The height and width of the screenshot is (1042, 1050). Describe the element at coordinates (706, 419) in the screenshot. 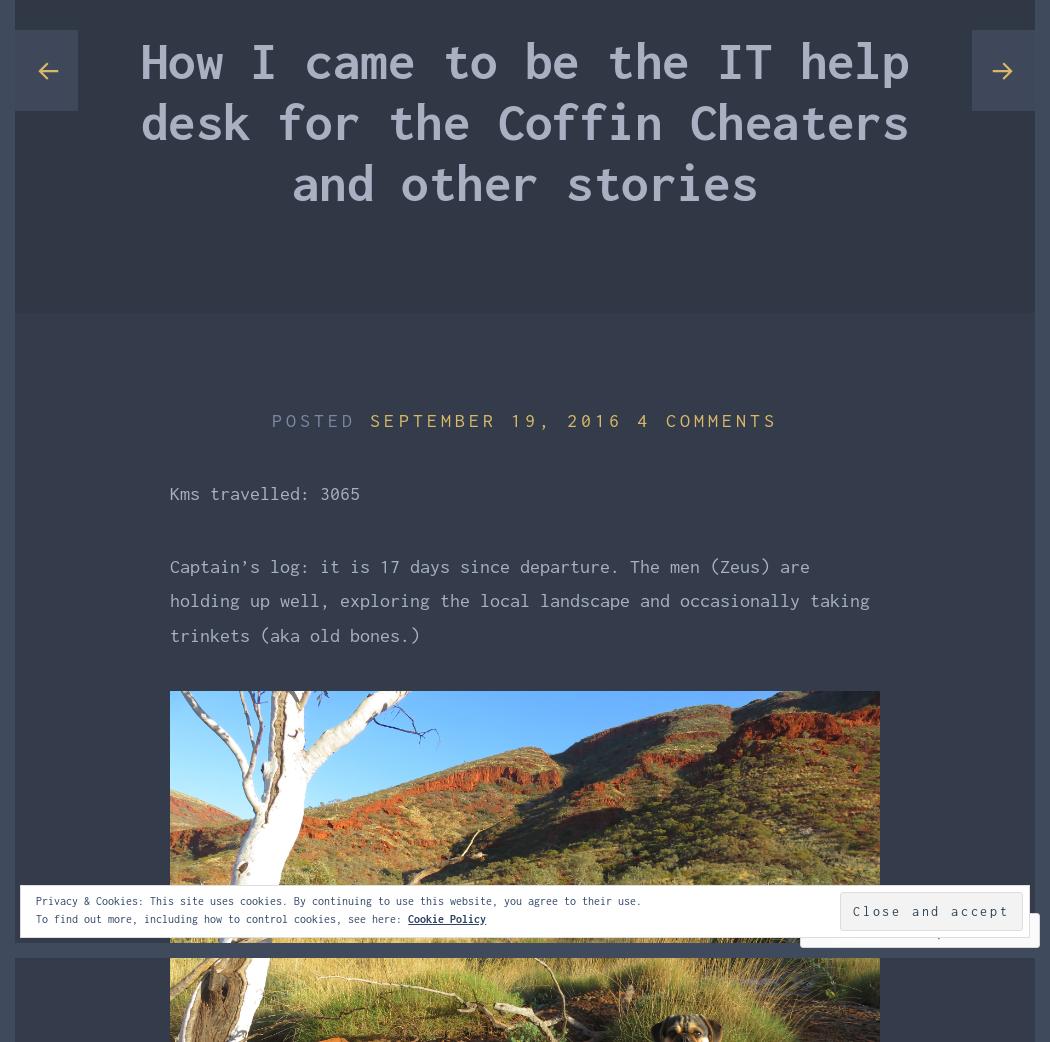

I see `'4 Comments'` at that location.